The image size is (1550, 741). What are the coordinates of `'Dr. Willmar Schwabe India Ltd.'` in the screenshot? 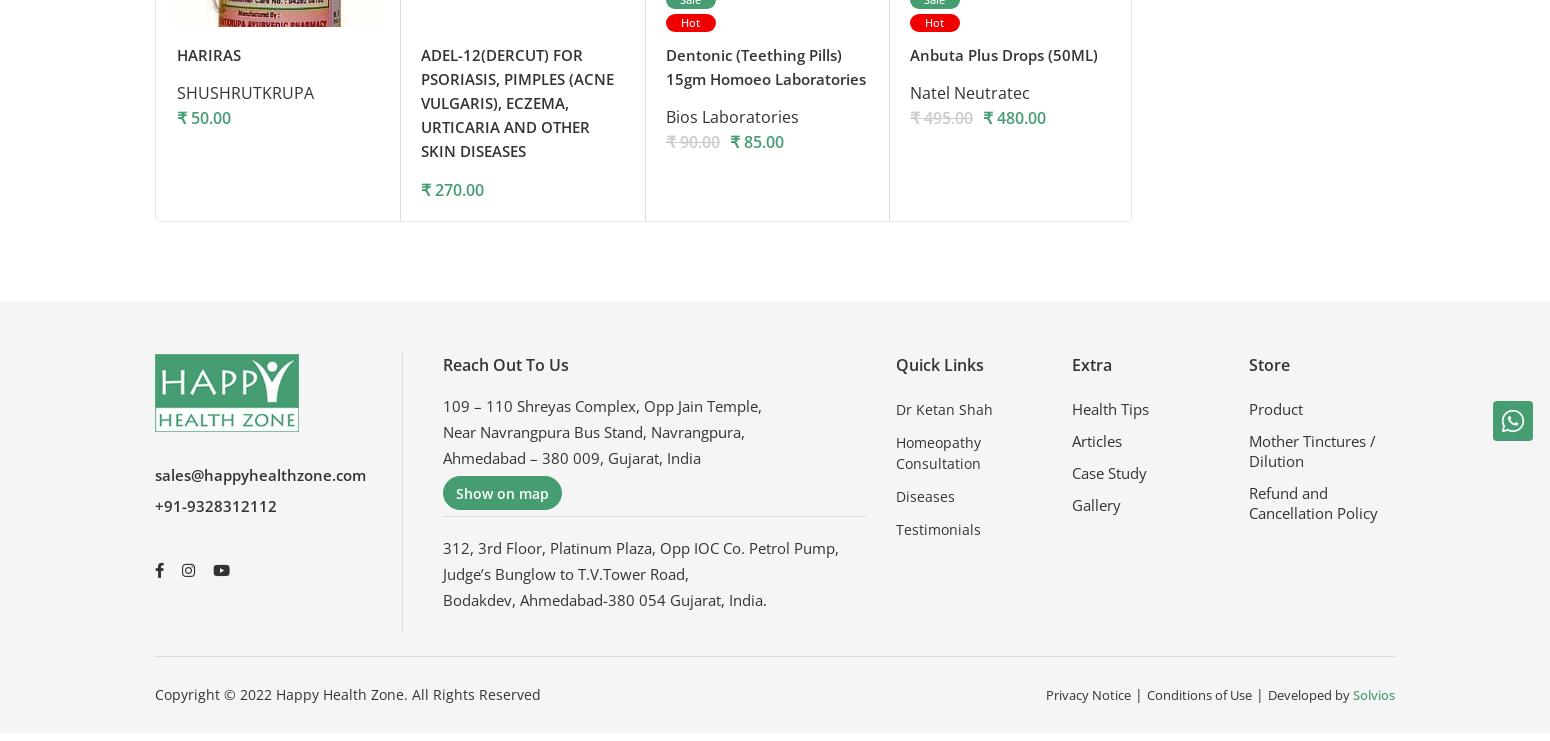 It's located at (1152, 159).